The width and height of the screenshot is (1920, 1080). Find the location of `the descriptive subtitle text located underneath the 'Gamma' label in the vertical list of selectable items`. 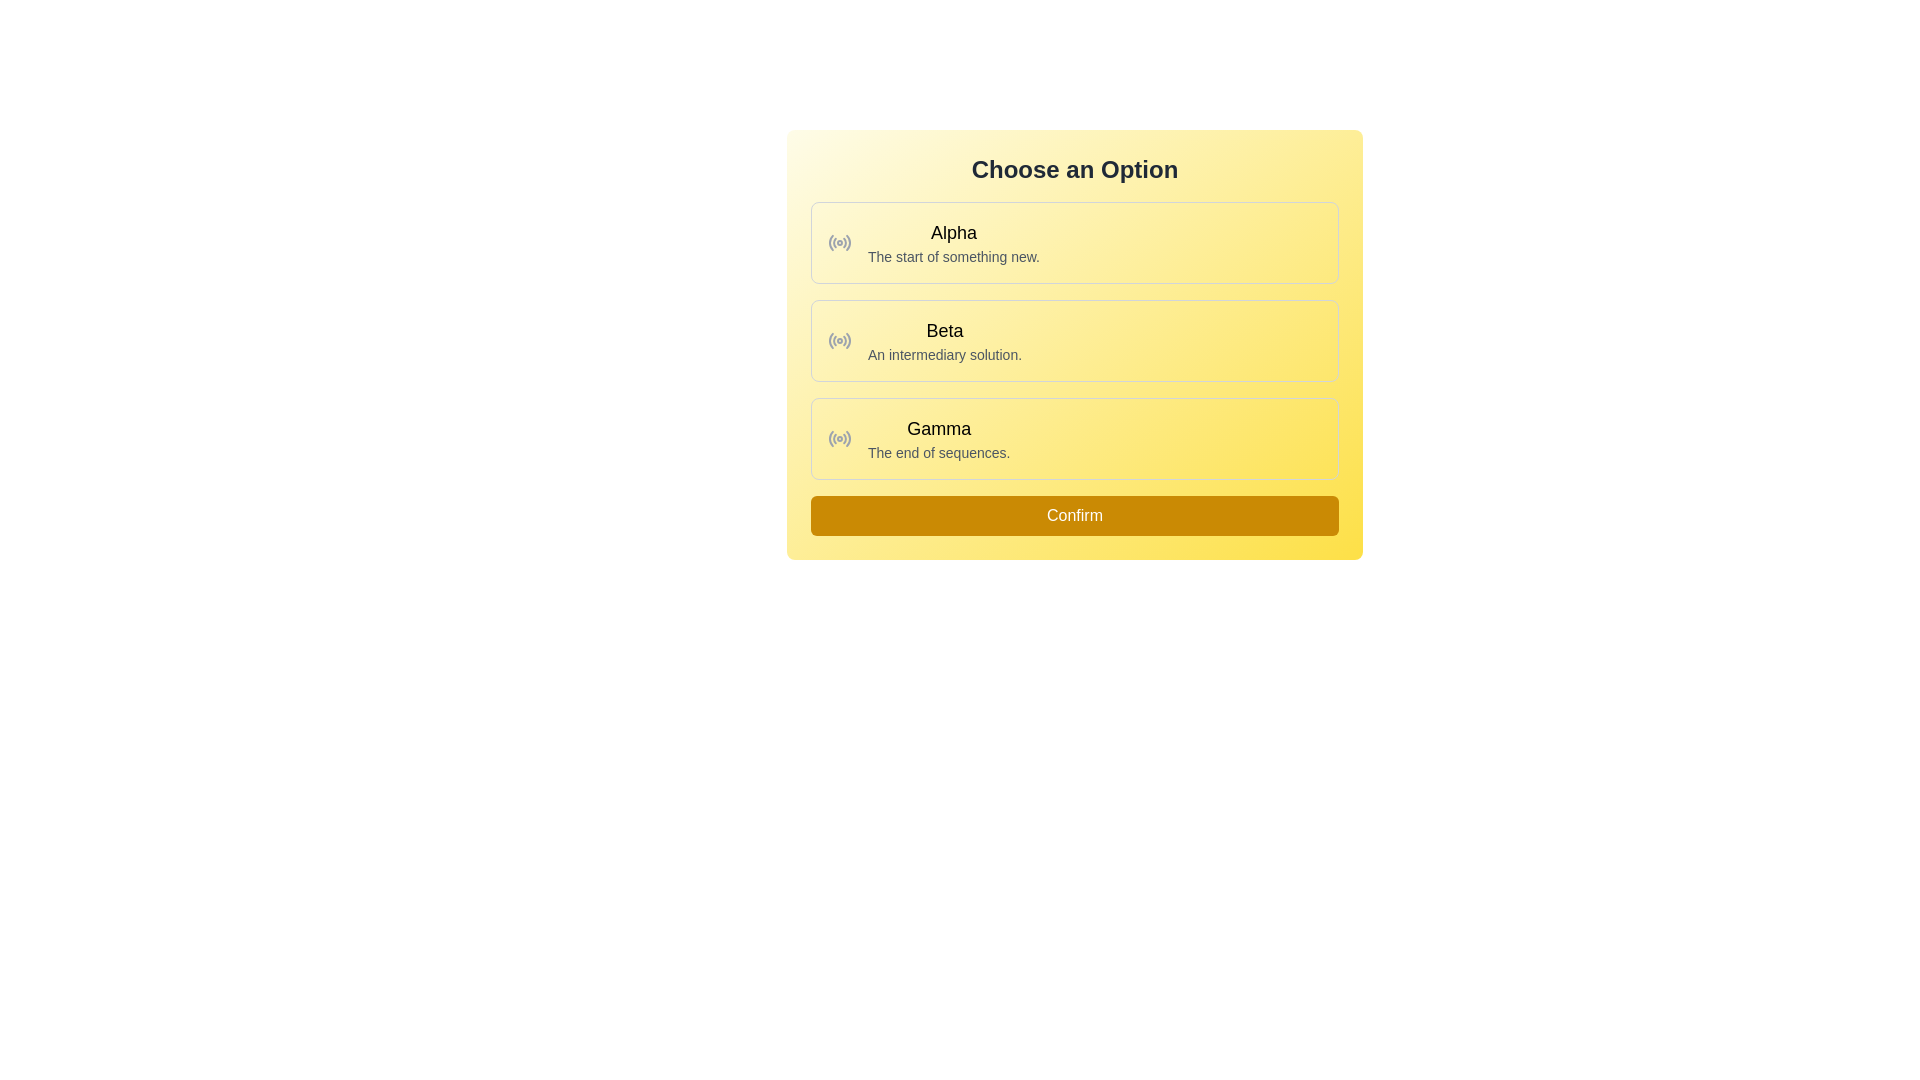

the descriptive subtitle text located underneath the 'Gamma' label in the vertical list of selectable items is located at coordinates (938, 452).